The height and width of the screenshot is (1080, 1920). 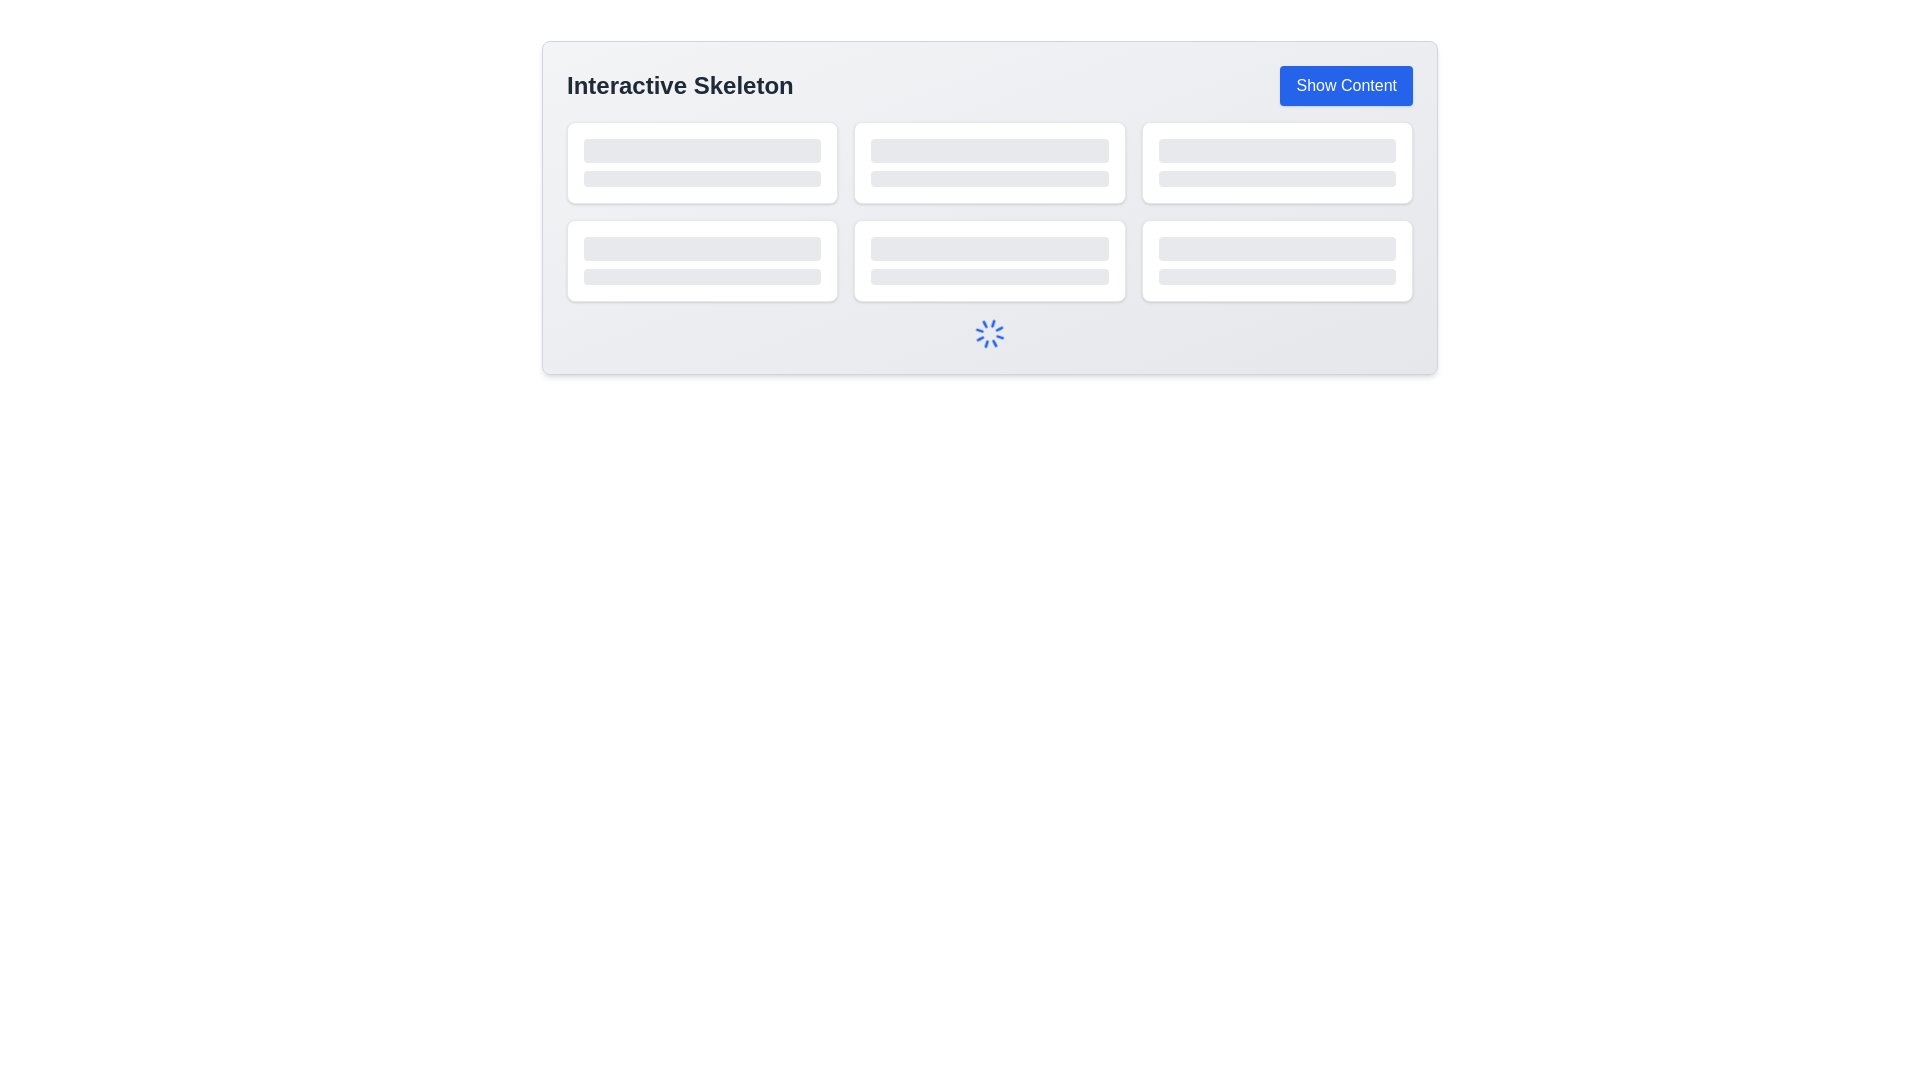 I want to click on loading skeleton component, which is the second card in the second row of a three-column grid layout, for debugging purposes, so click(x=989, y=161).